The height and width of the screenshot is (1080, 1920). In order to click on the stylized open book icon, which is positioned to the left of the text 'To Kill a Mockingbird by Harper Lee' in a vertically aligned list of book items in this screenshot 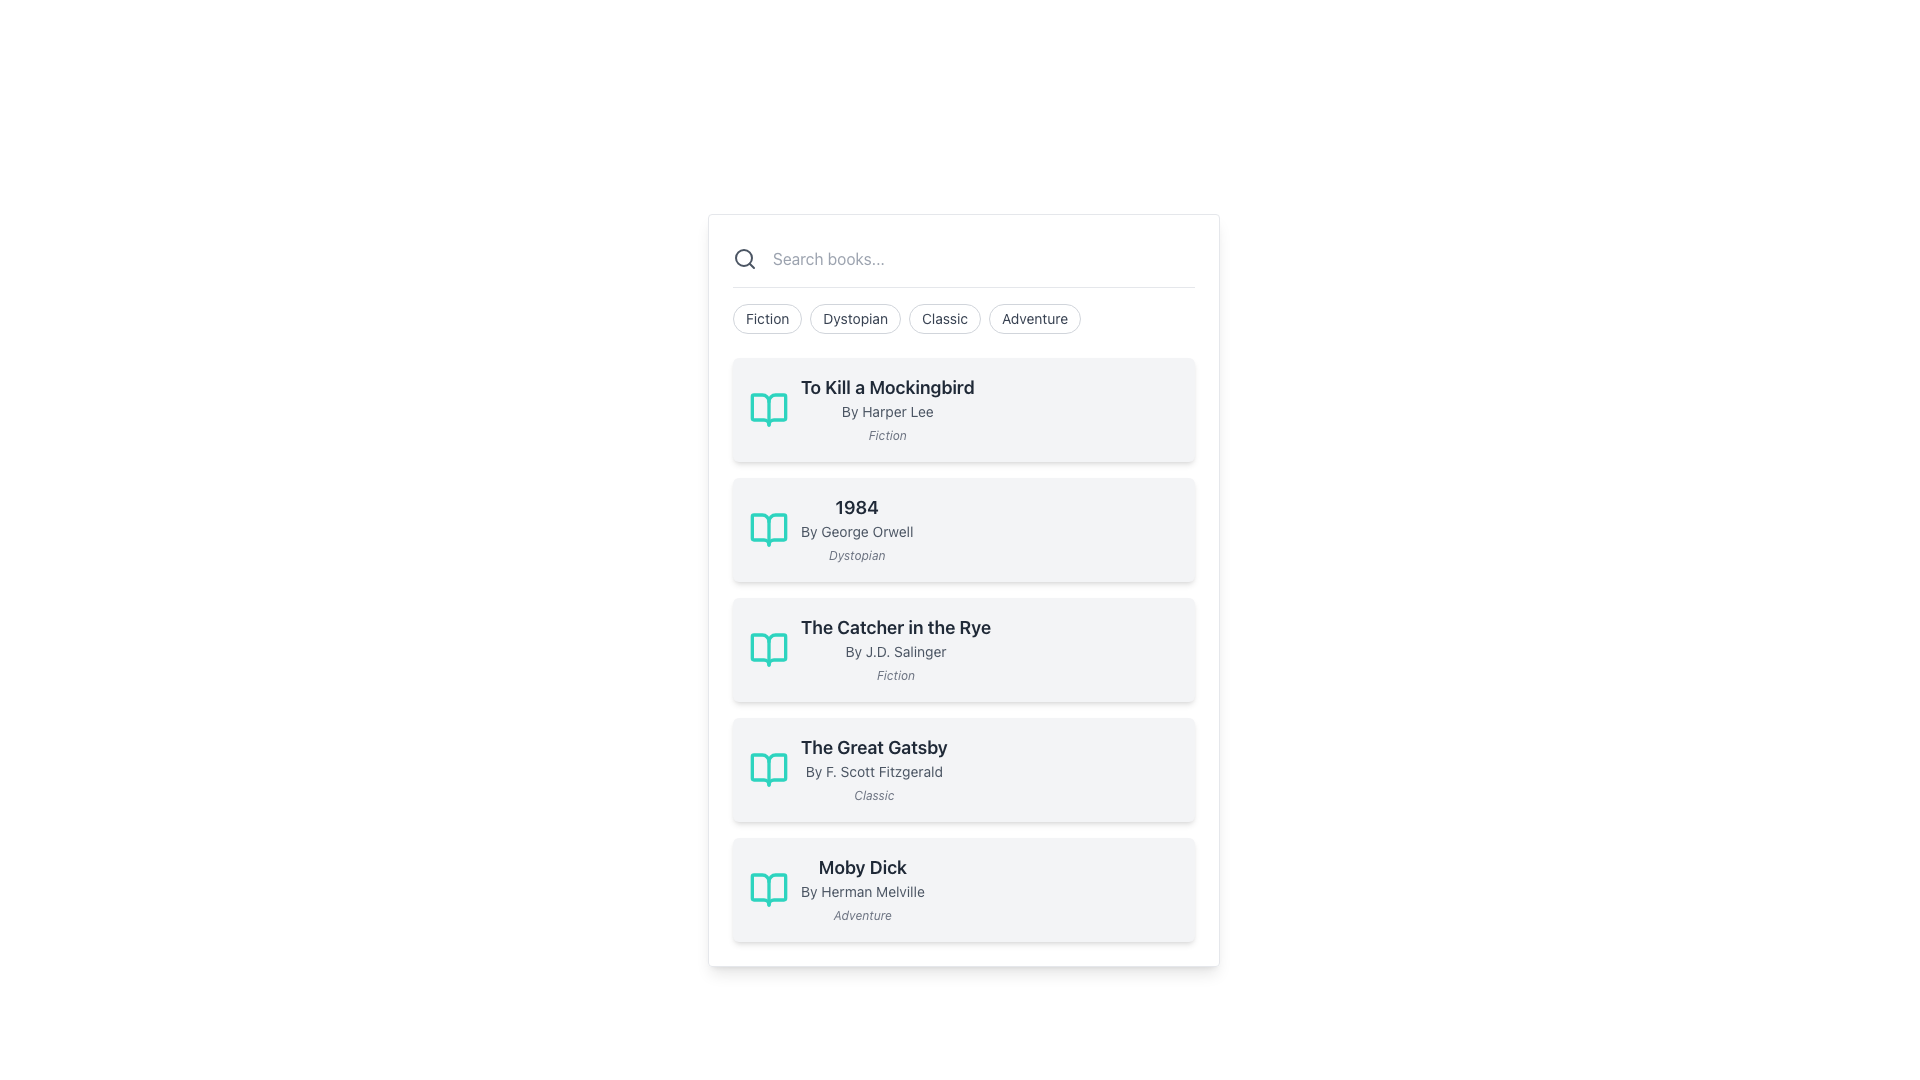, I will do `click(767, 408)`.